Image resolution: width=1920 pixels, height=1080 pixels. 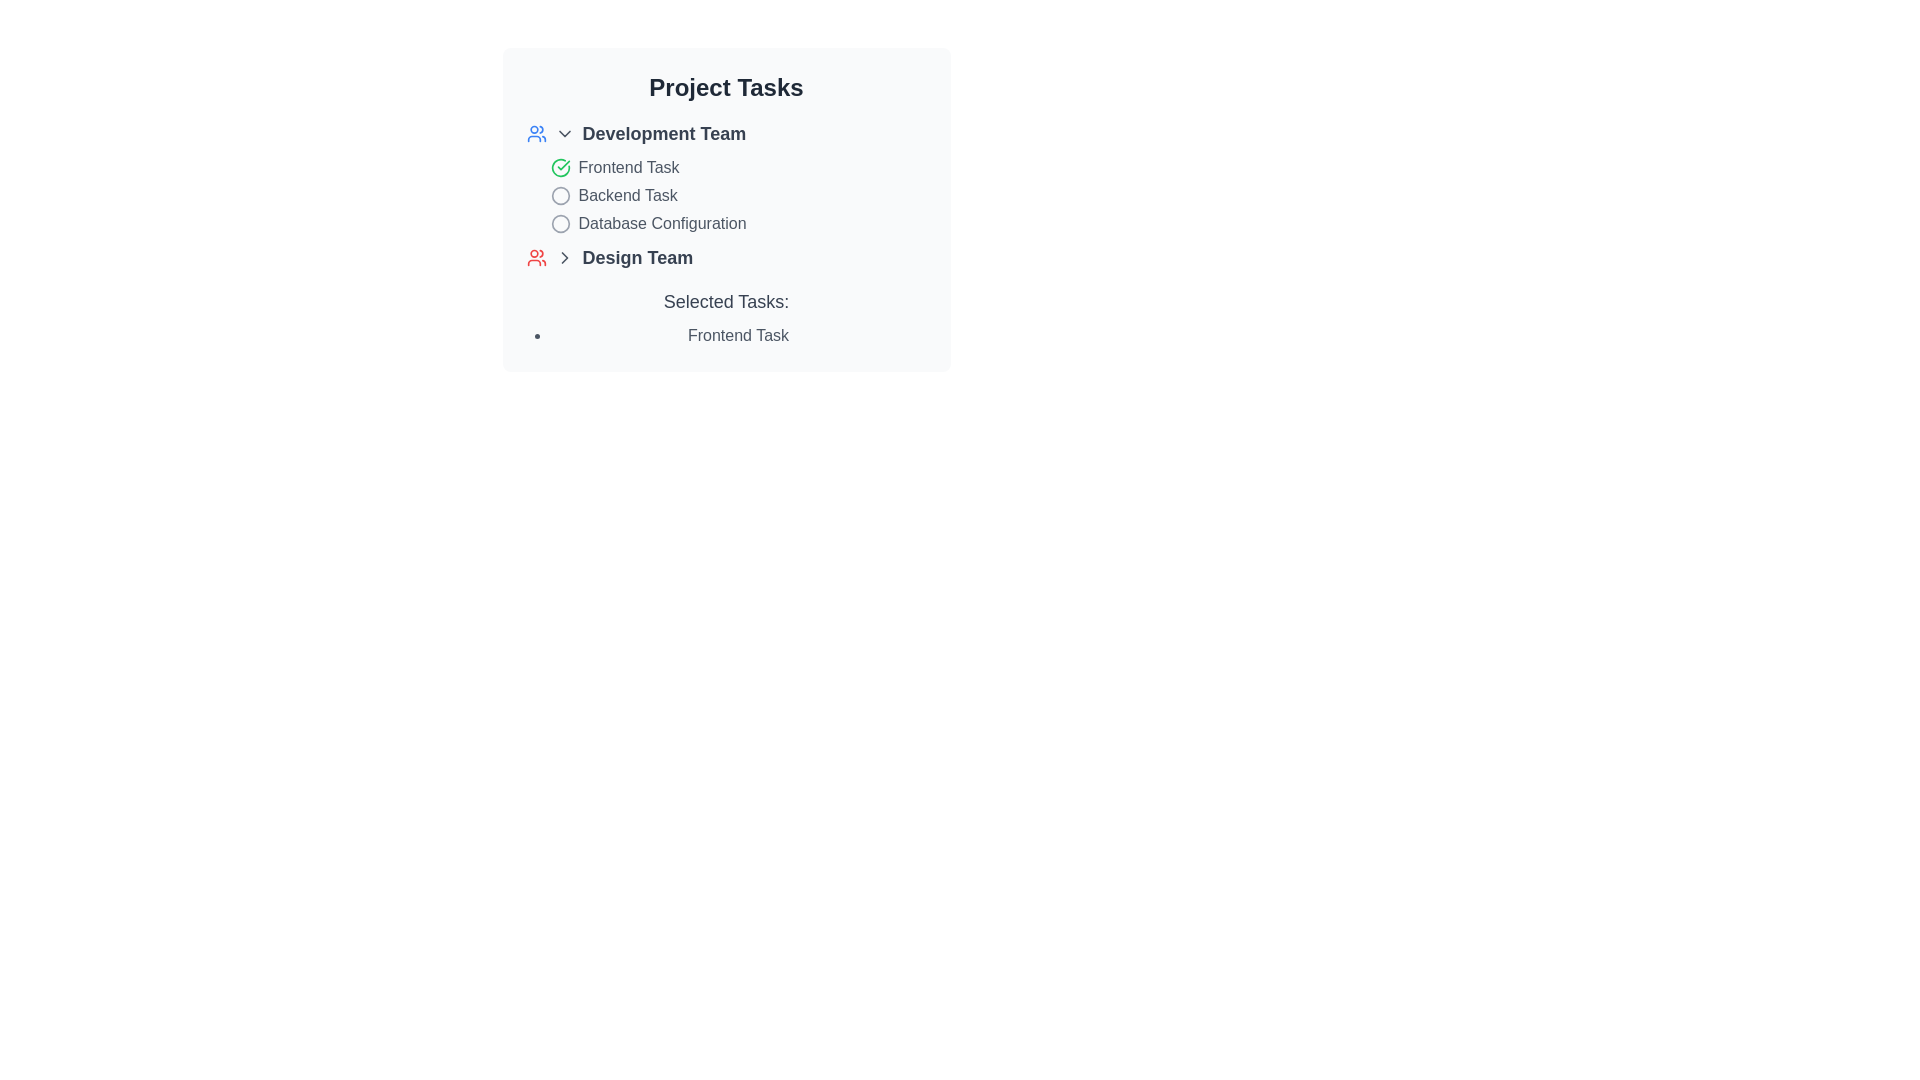 I want to click on the 'Backend Task' text label, which is the second item in the task list under the 'Development Team' section, located below the 'Frontend Task' and above the 'Database Configuration', so click(x=627, y=196).